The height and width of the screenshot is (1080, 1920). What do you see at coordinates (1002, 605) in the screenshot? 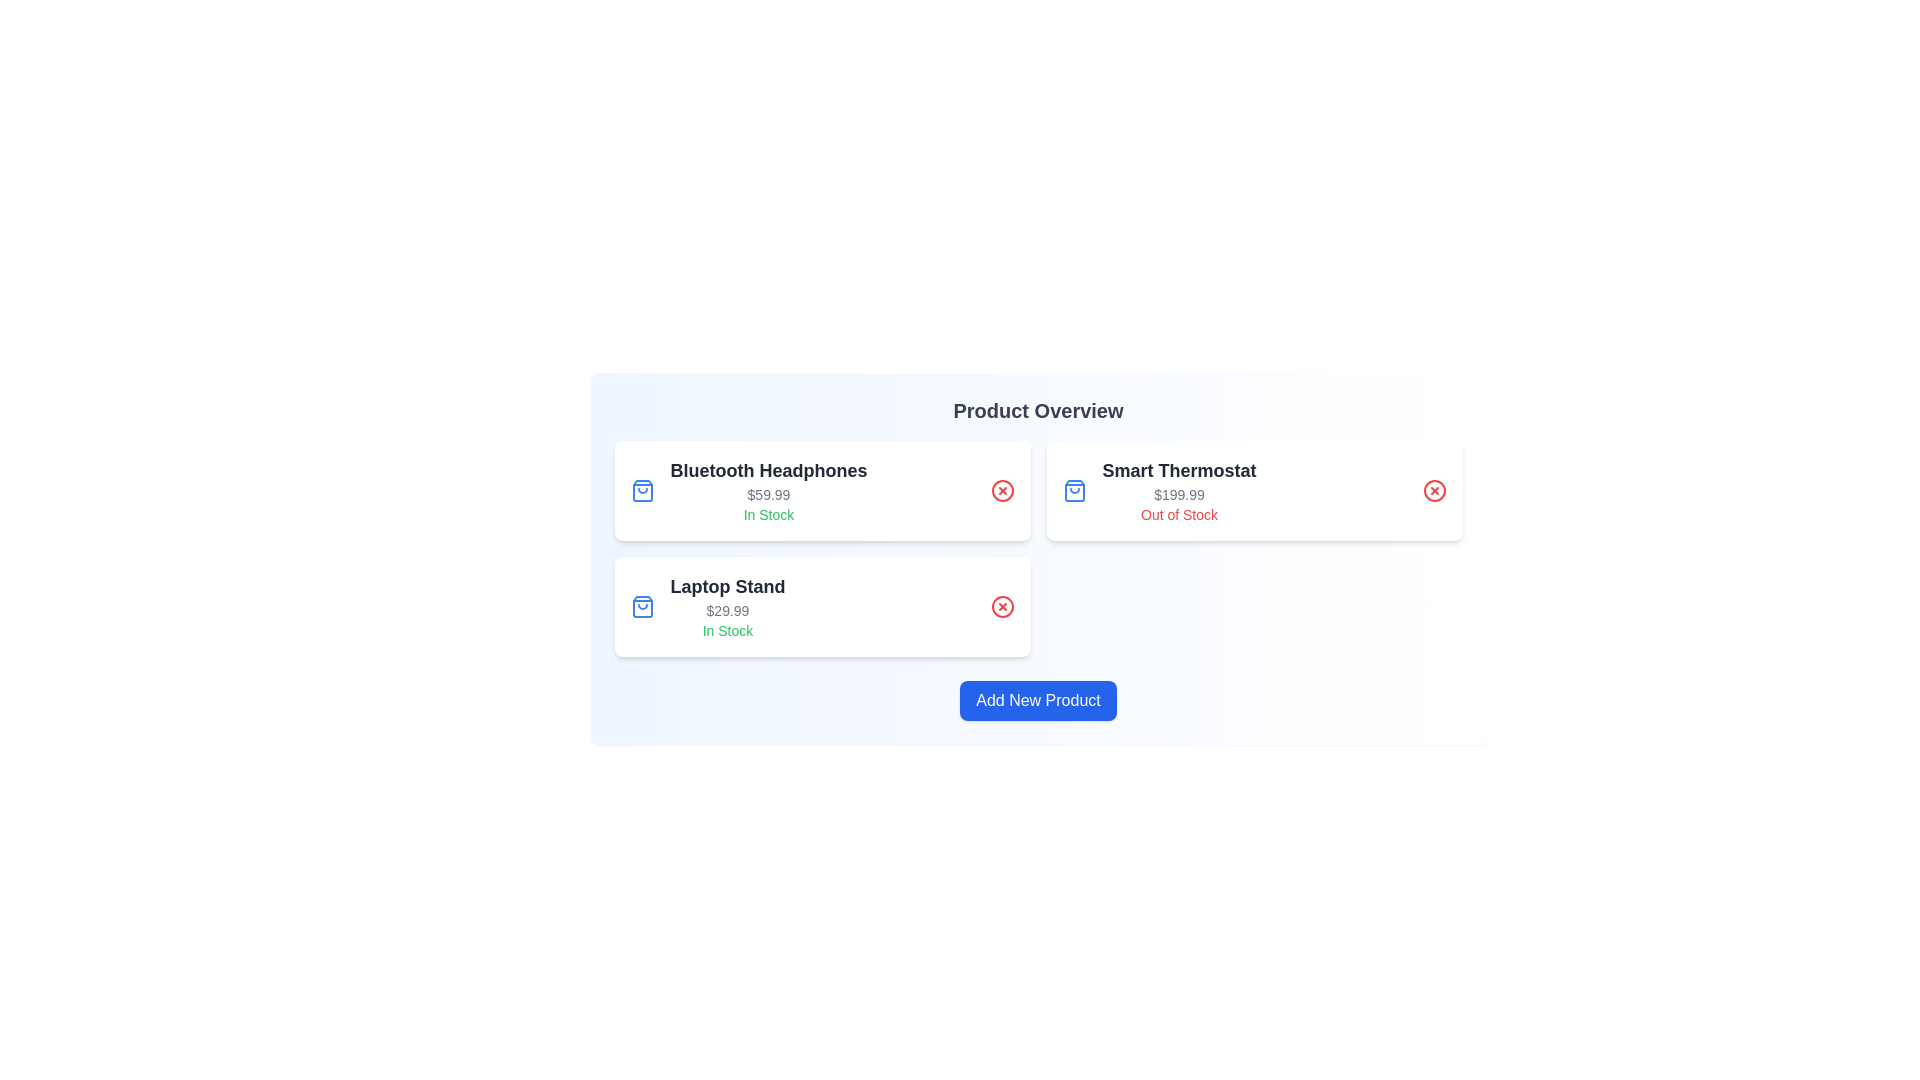
I see `remove button for the product identified by Laptop Stand` at bounding box center [1002, 605].